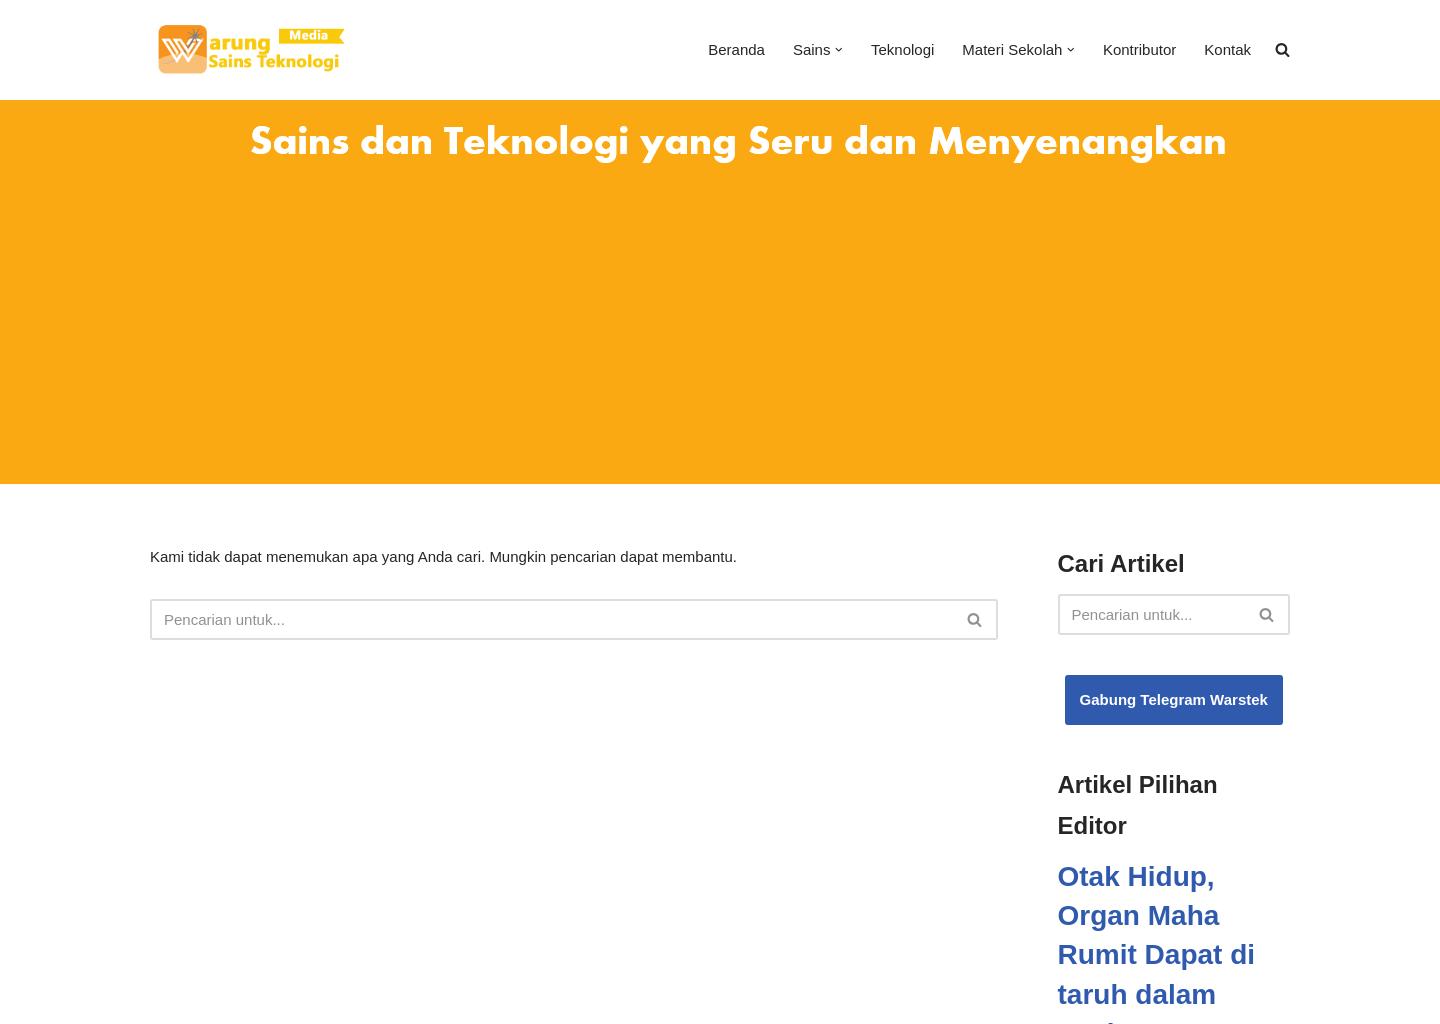  Describe the element at coordinates (734, 48) in the screenshot. I see `'Beranda'` at that location.